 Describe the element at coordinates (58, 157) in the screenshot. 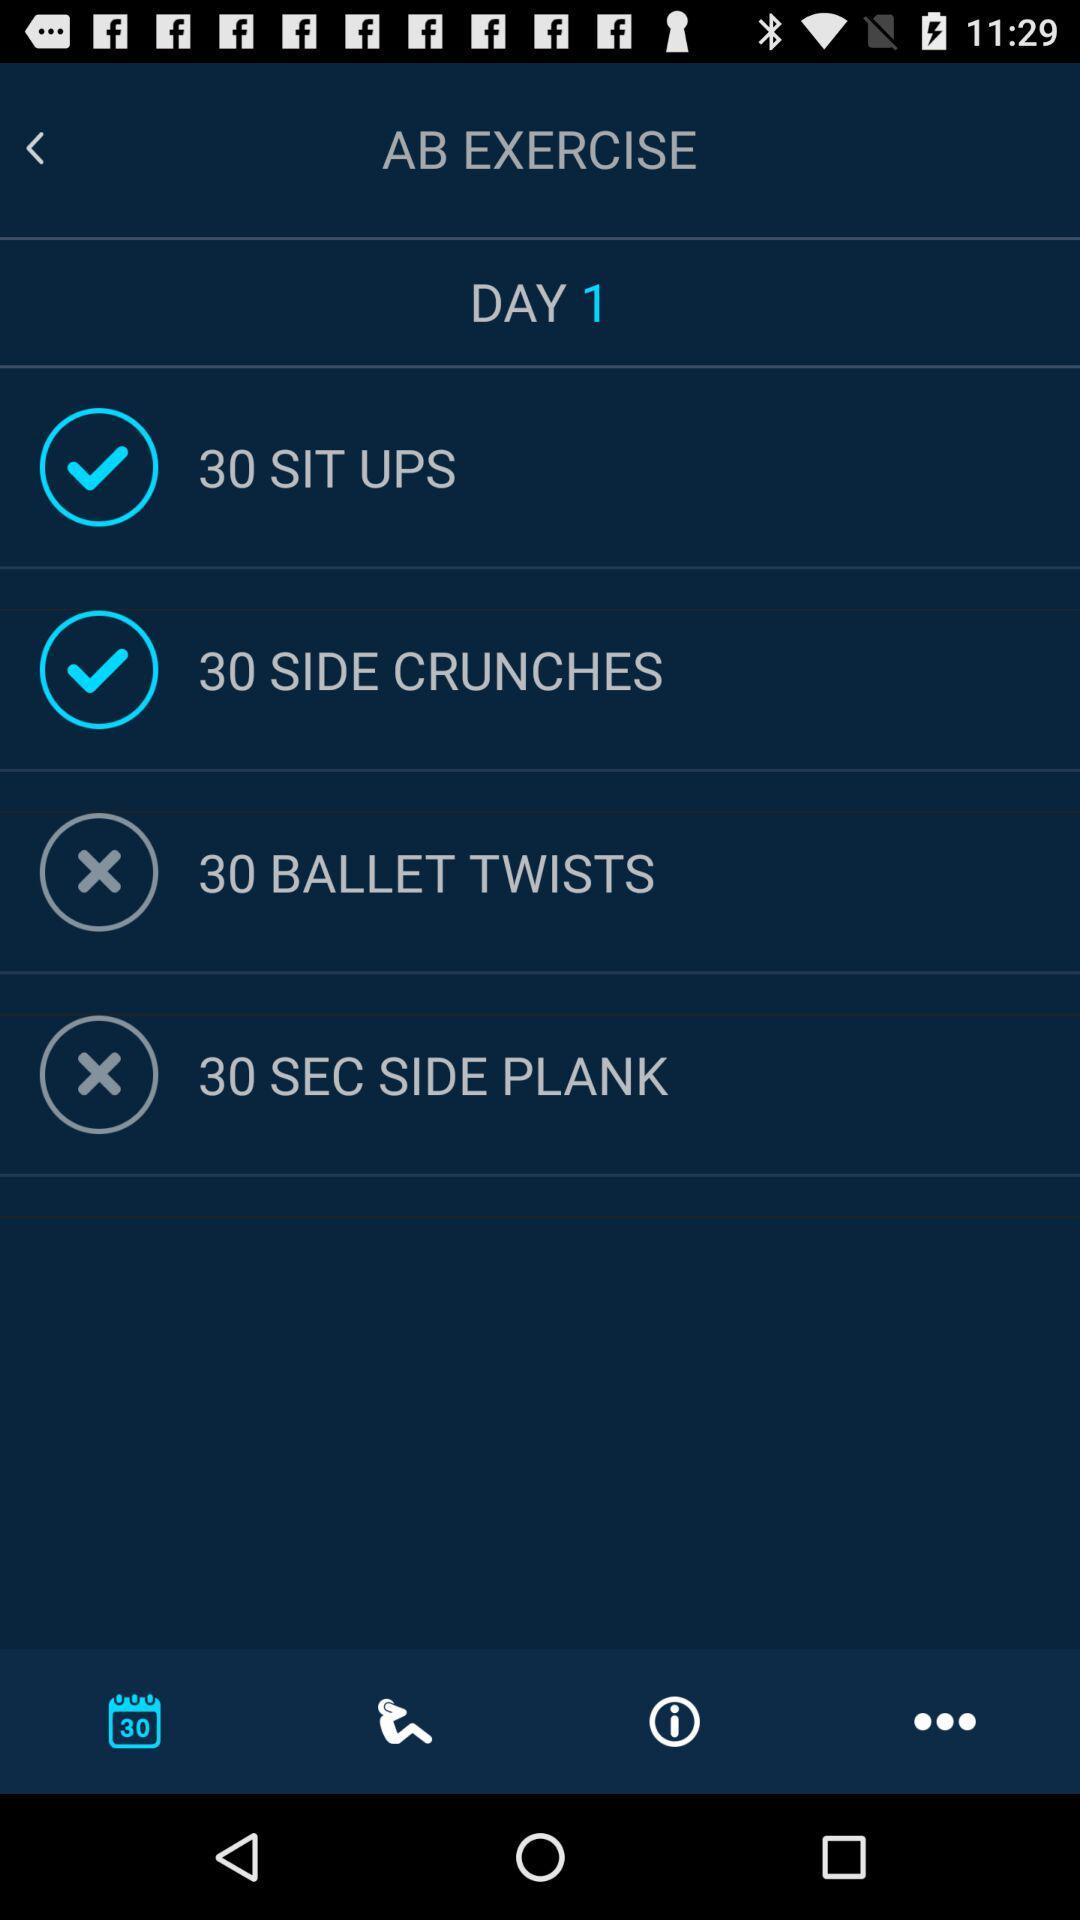

I see `the arrow_backward icon` at that location.